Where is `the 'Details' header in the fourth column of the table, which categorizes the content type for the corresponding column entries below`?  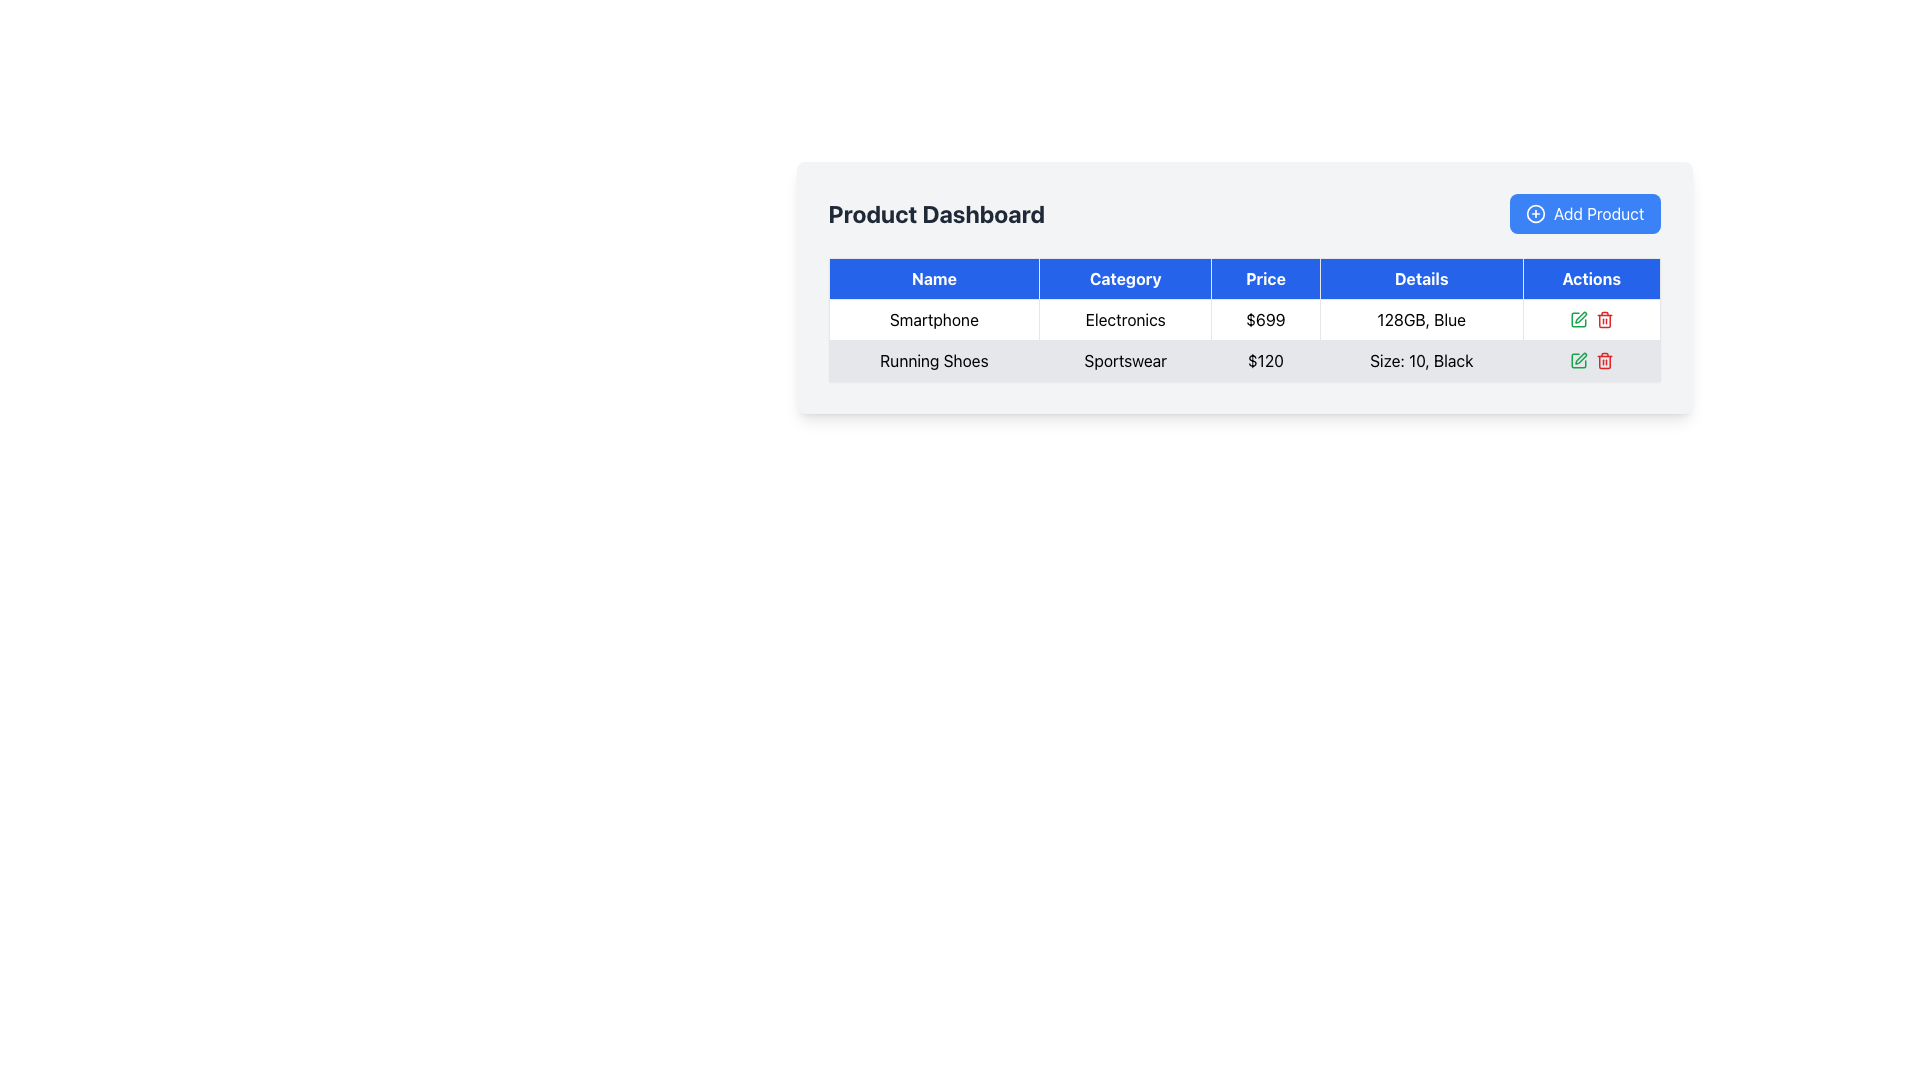 the 'Details' header in the fourth column of the table, which categorizes the content type for the corresponding column entries below is located at coordinates (1420, 278).